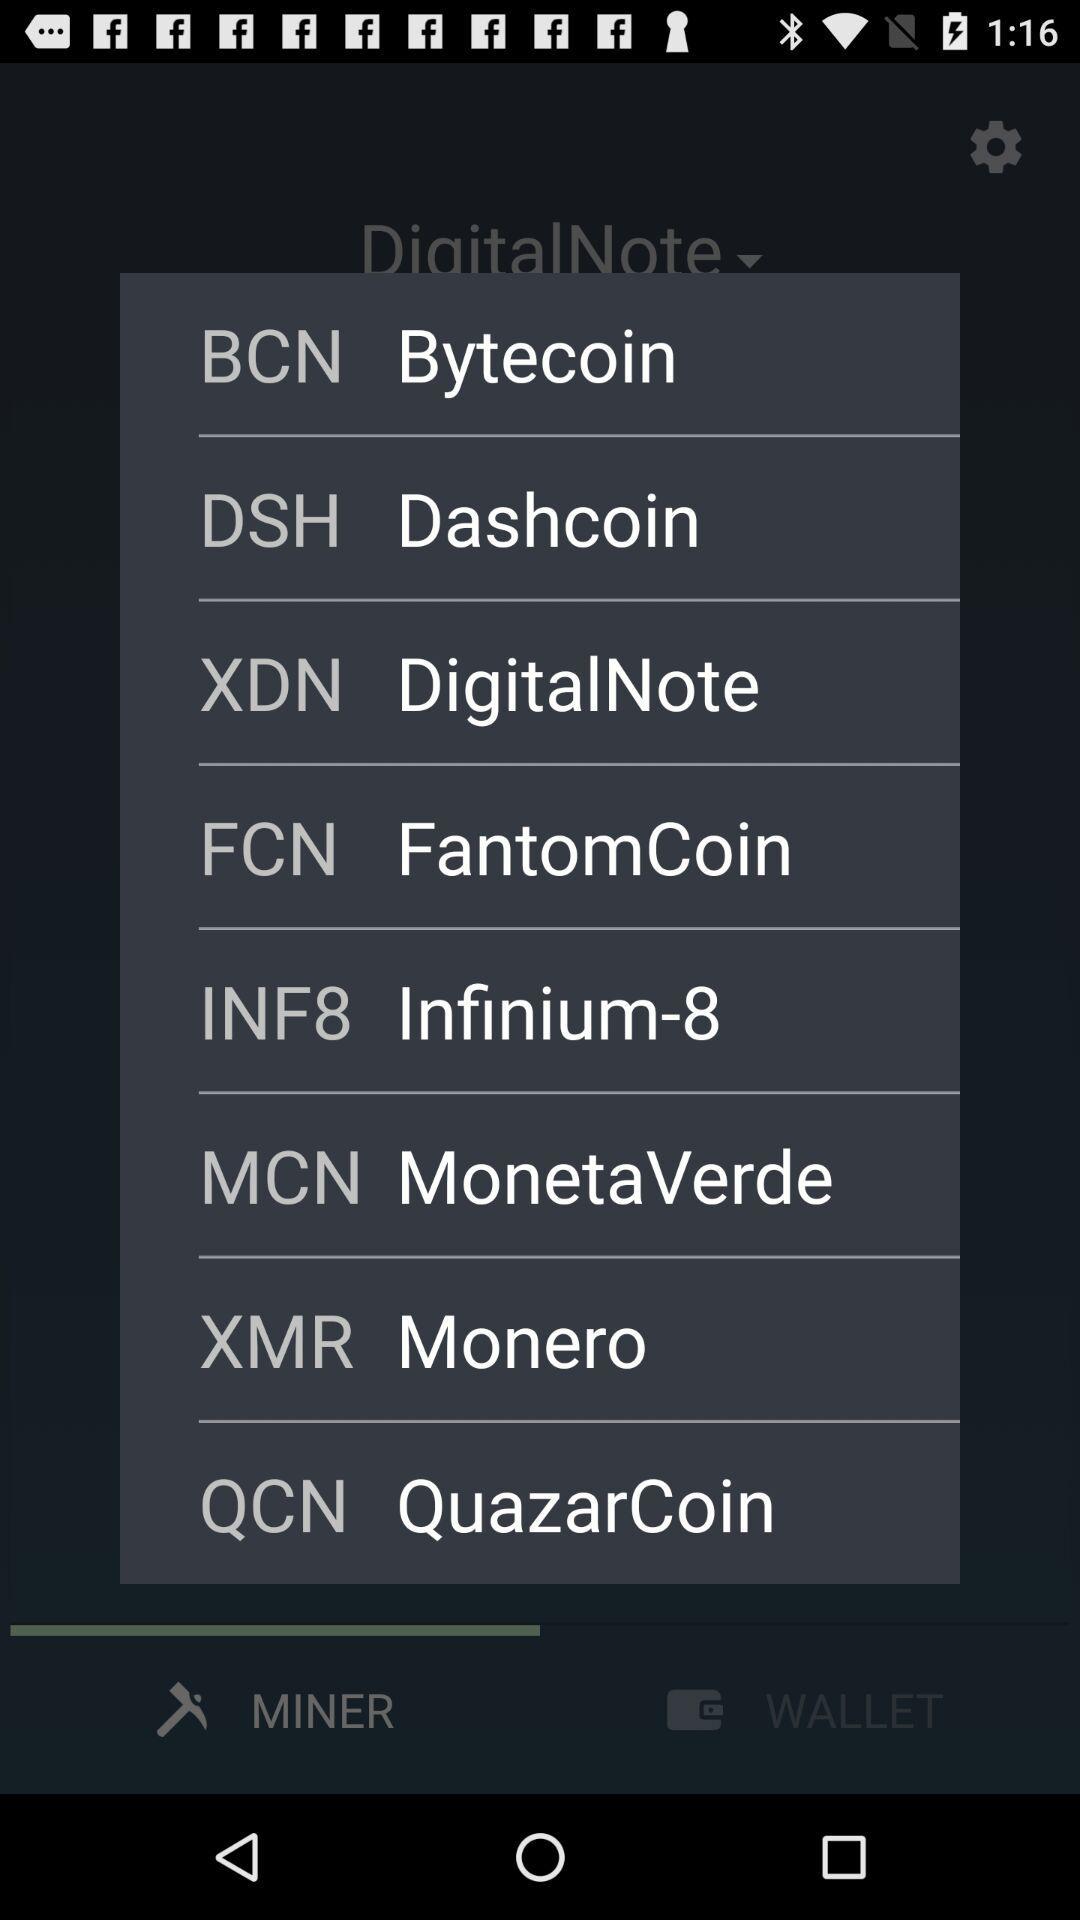 The image size is (1080, 1920). I want to click on the icon to the left of the digitalnote, so click(297, 682).